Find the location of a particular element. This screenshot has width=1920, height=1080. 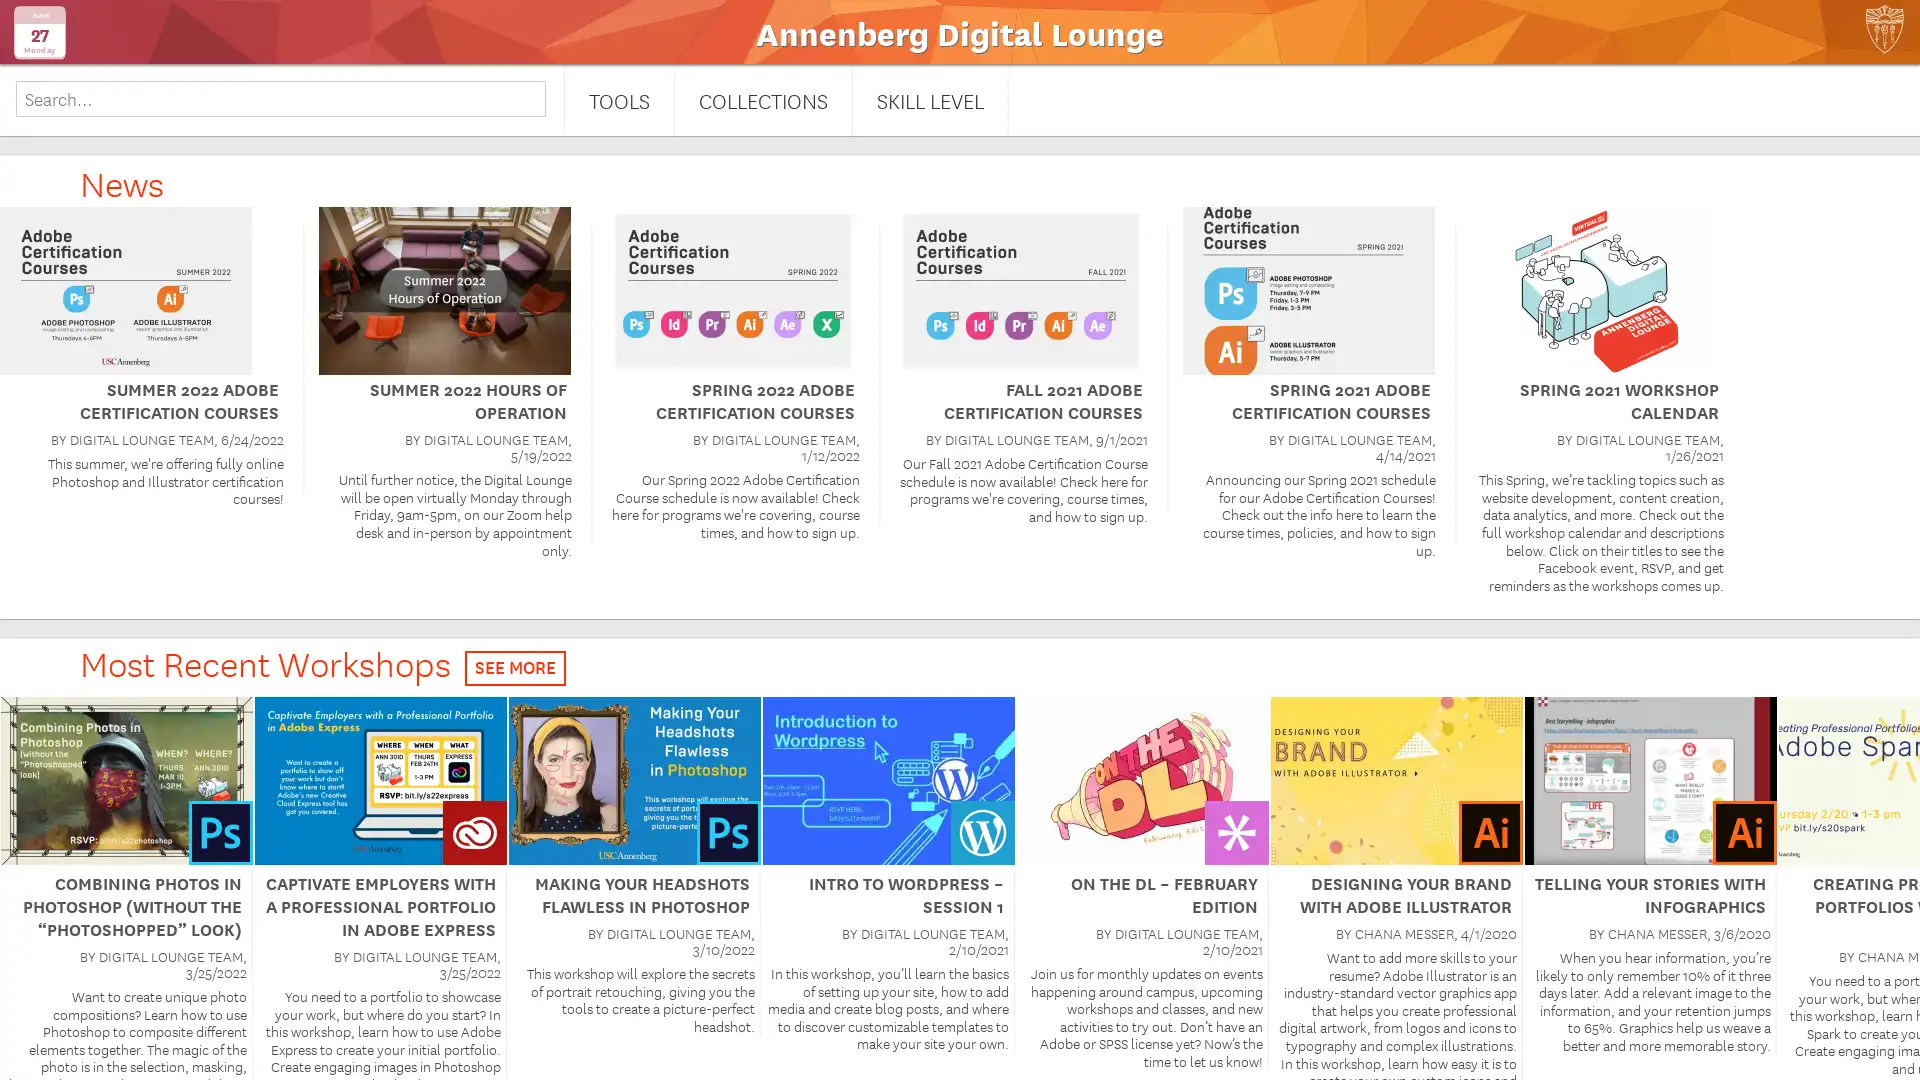

TOOLS is located at coordinates (618, 100).